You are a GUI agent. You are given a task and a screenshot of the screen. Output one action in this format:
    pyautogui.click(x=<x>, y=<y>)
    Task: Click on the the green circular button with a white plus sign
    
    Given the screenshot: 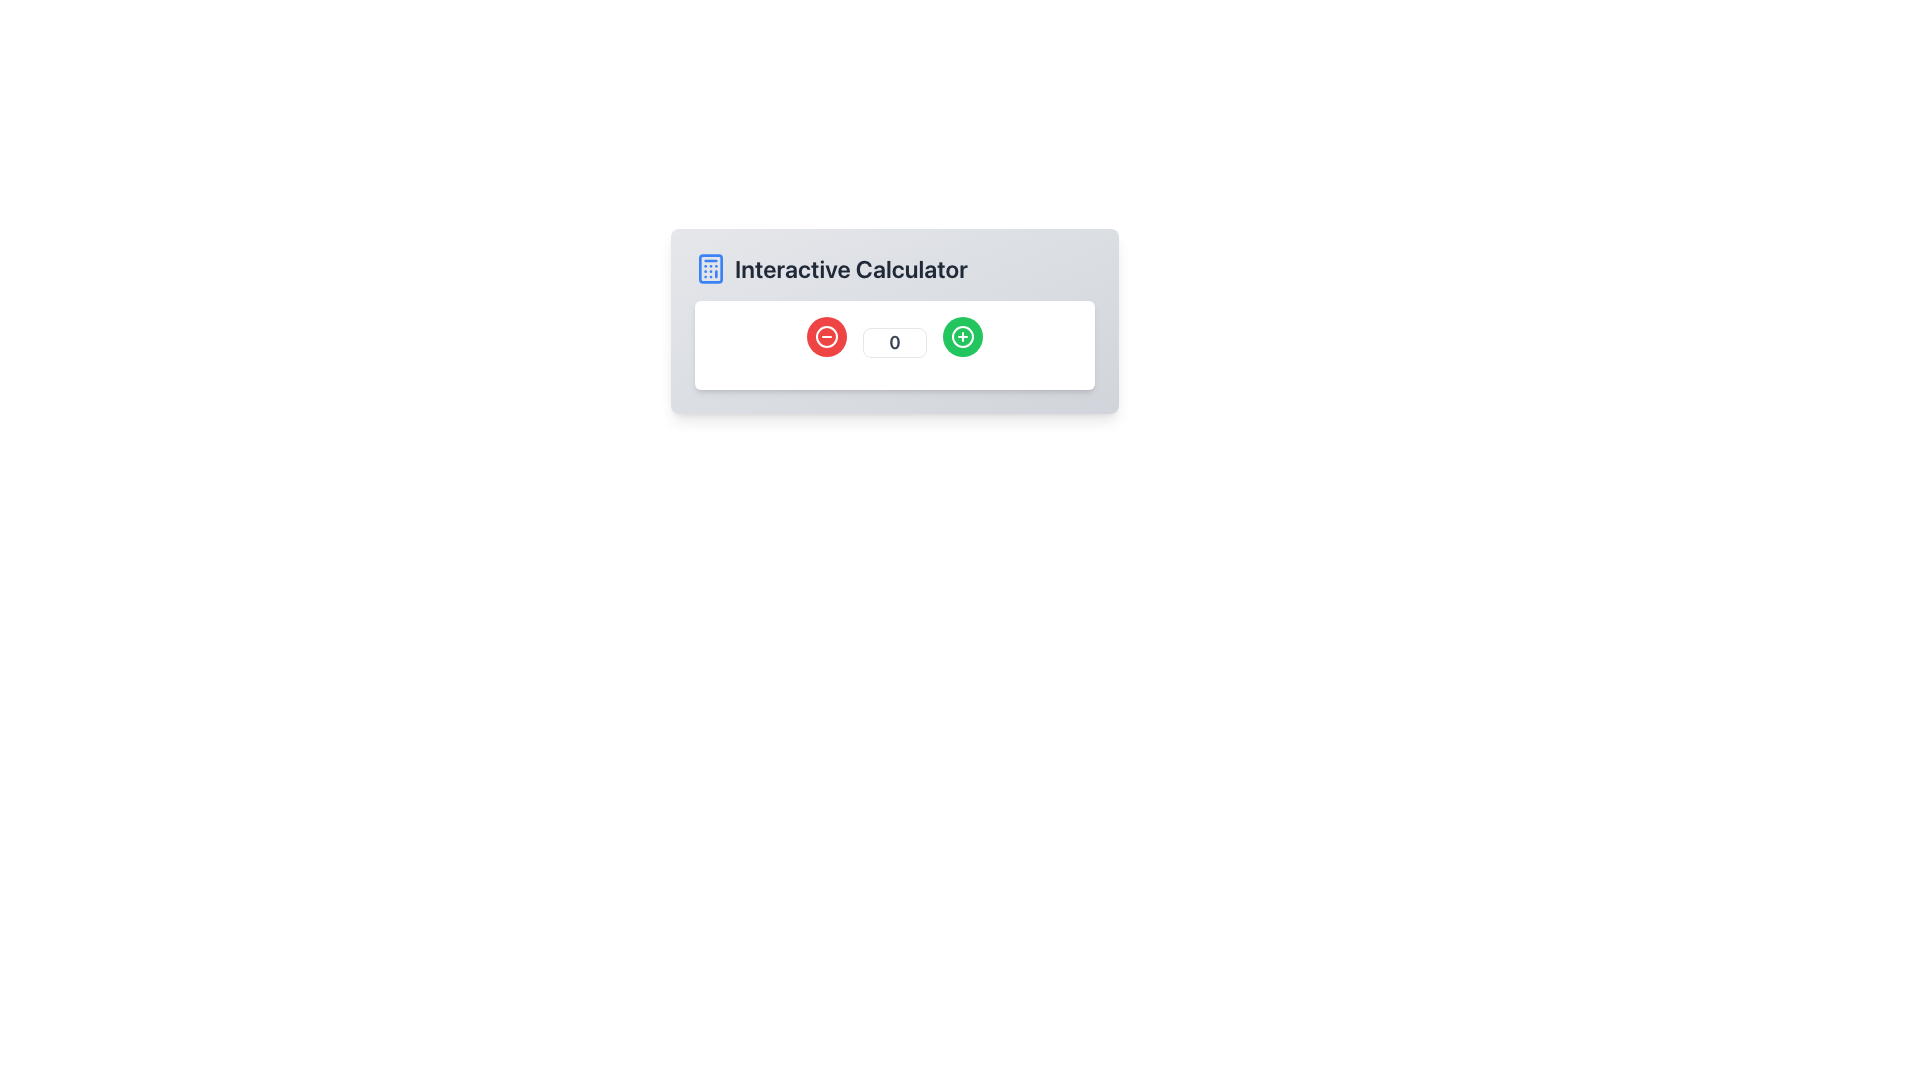 What is the action you would take?
    pyautogui.click(x=963, y=335)
    